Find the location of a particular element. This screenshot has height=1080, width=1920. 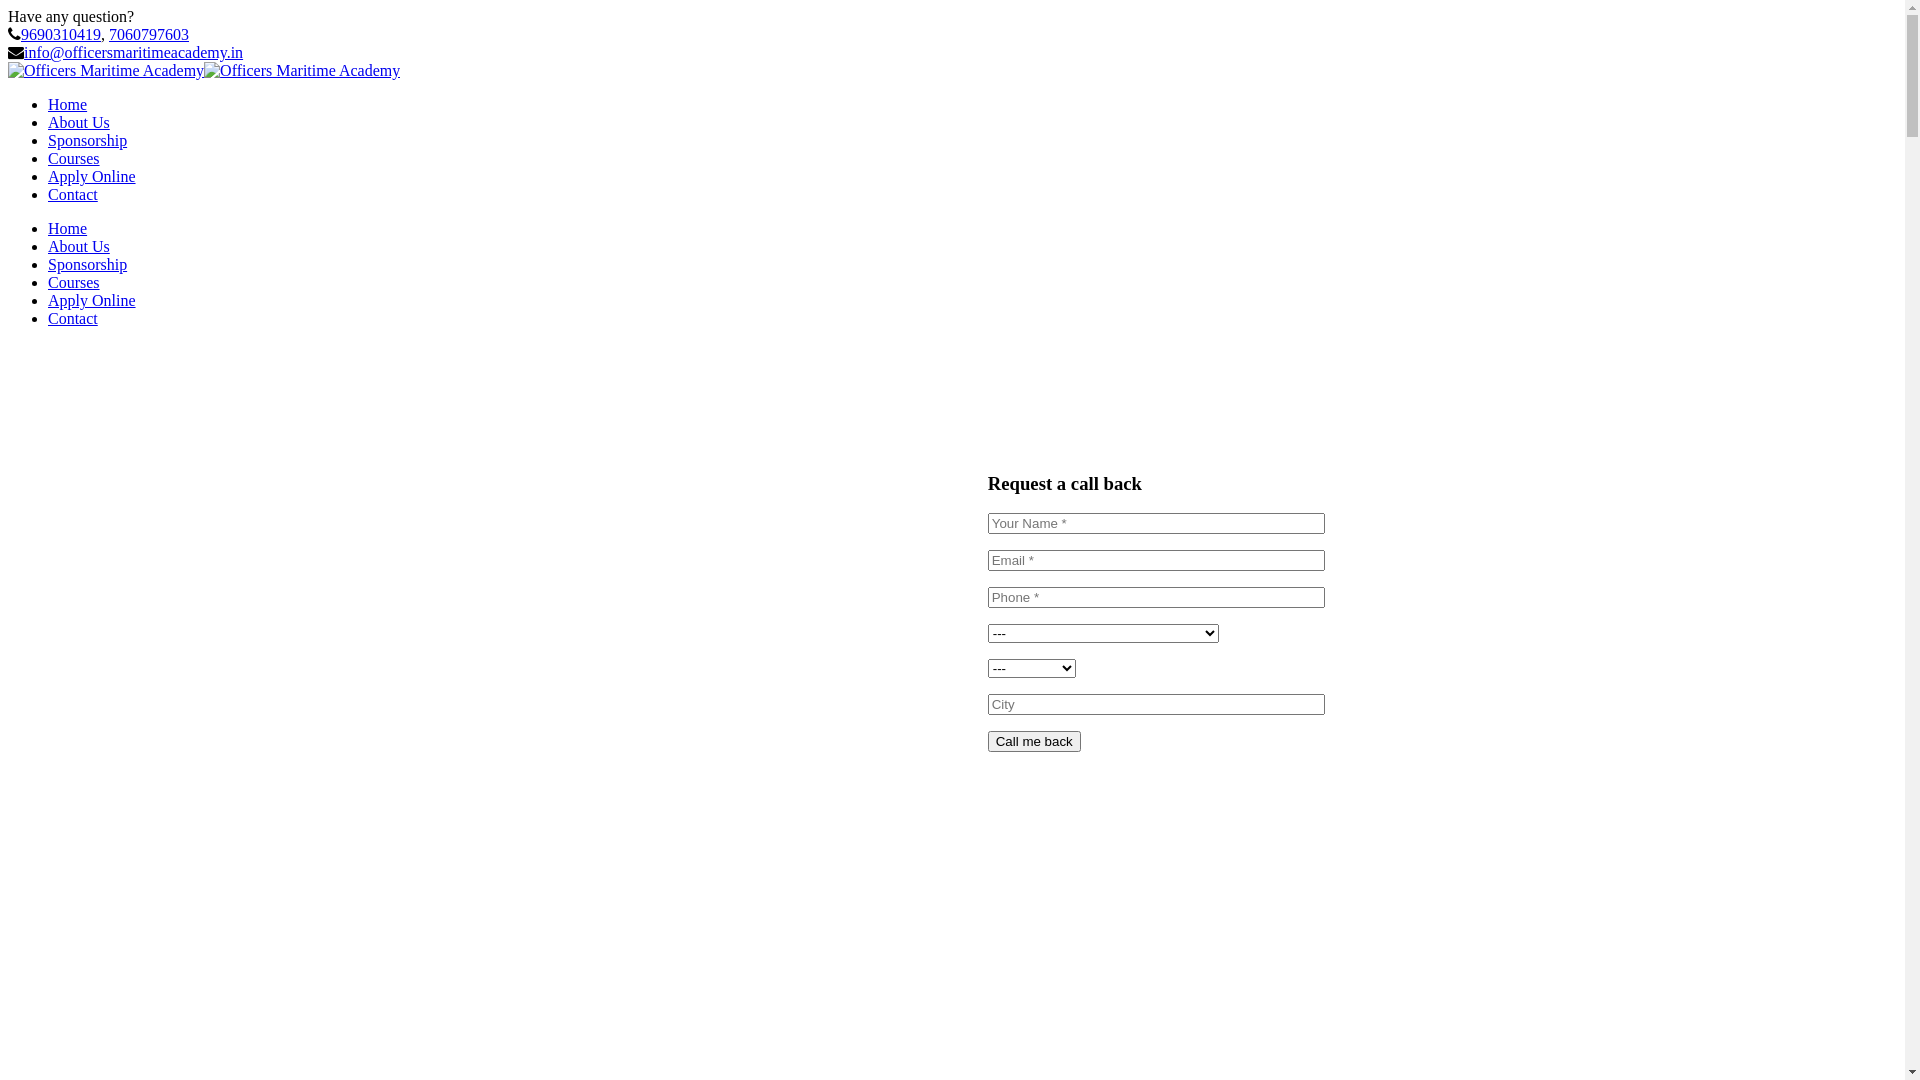

'Sponsorship' is located at coordinates (86, 263).